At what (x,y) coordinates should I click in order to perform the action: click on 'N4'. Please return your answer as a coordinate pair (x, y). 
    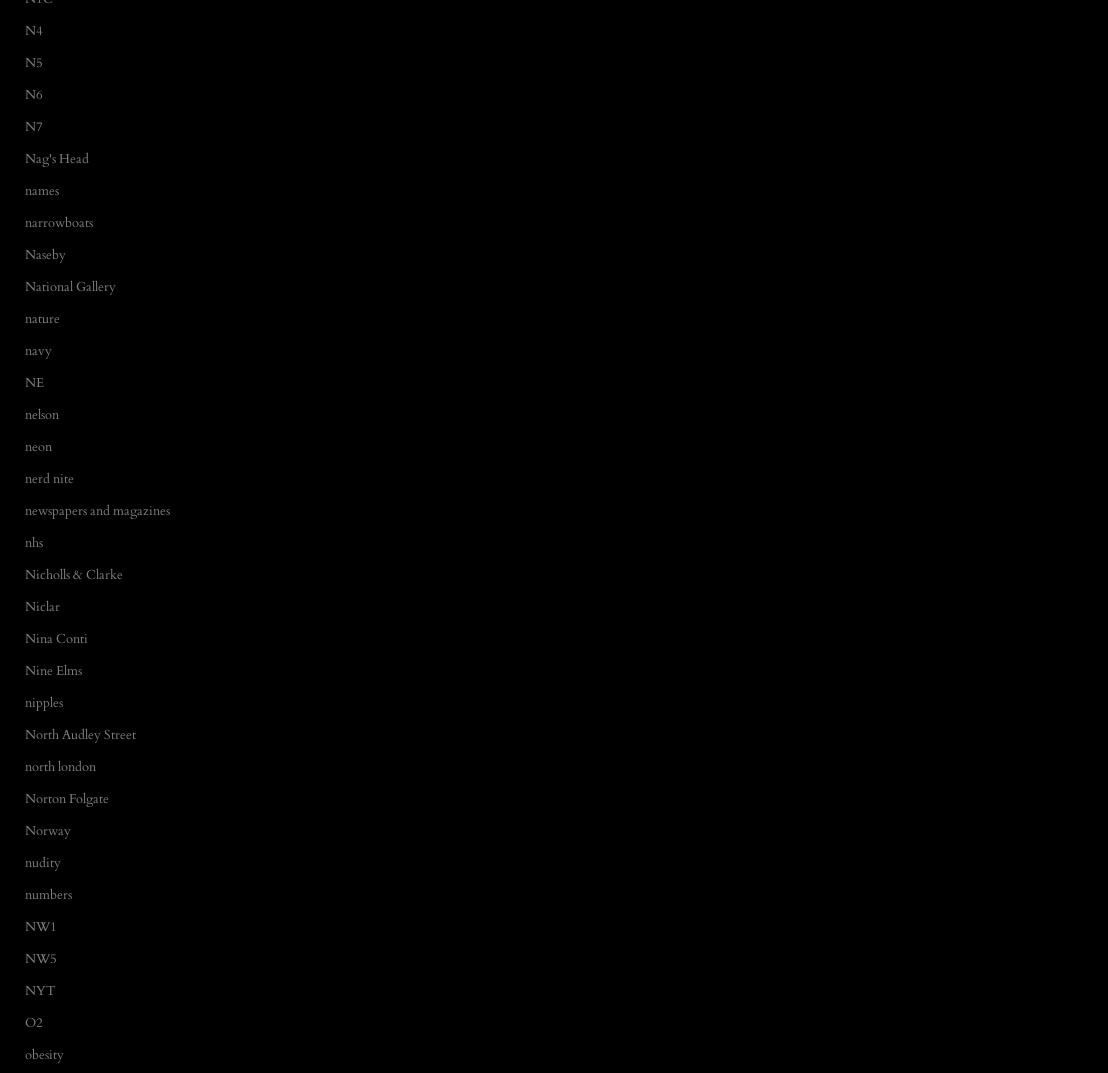
    Looking at the image, I should click on (25, 29).